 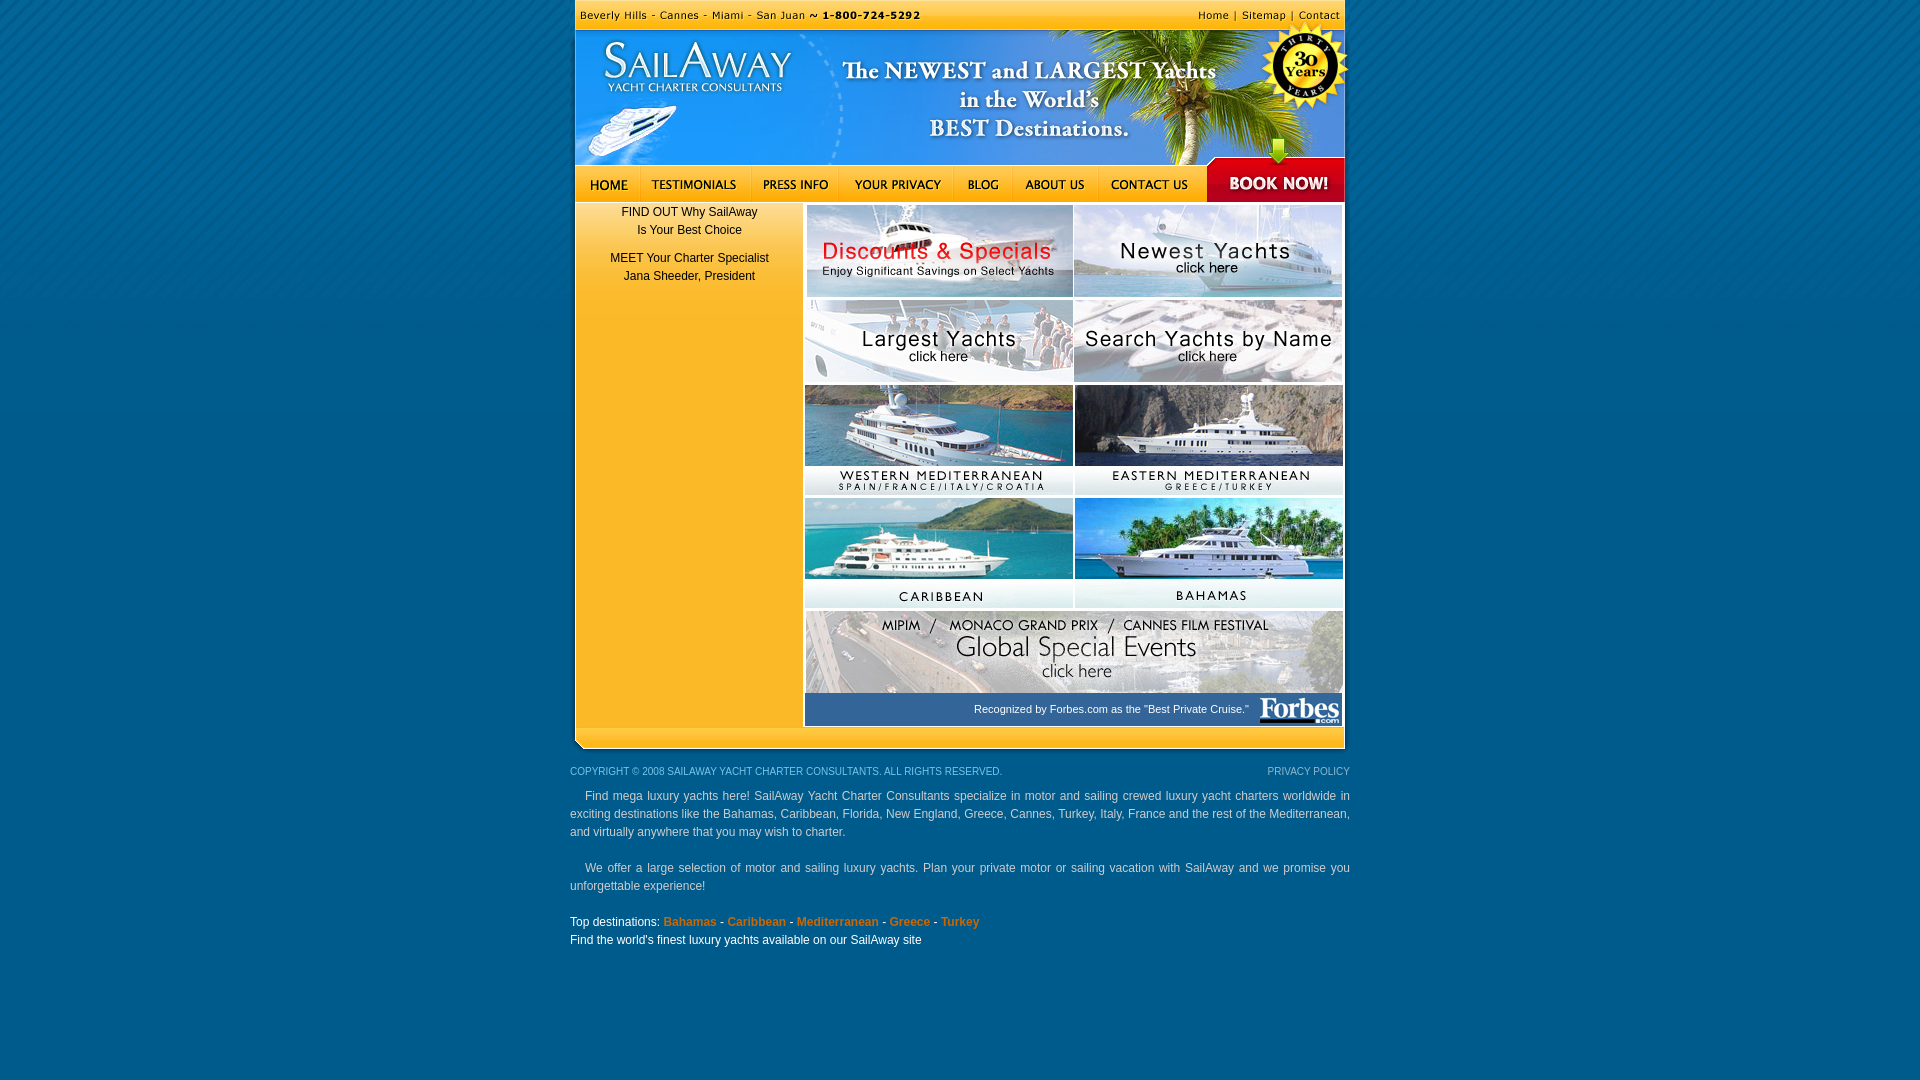 What do you see at coordinates (1207, 250) in the screenshot?
I see `'New Yachts'` at bounding box center [1207, 250].